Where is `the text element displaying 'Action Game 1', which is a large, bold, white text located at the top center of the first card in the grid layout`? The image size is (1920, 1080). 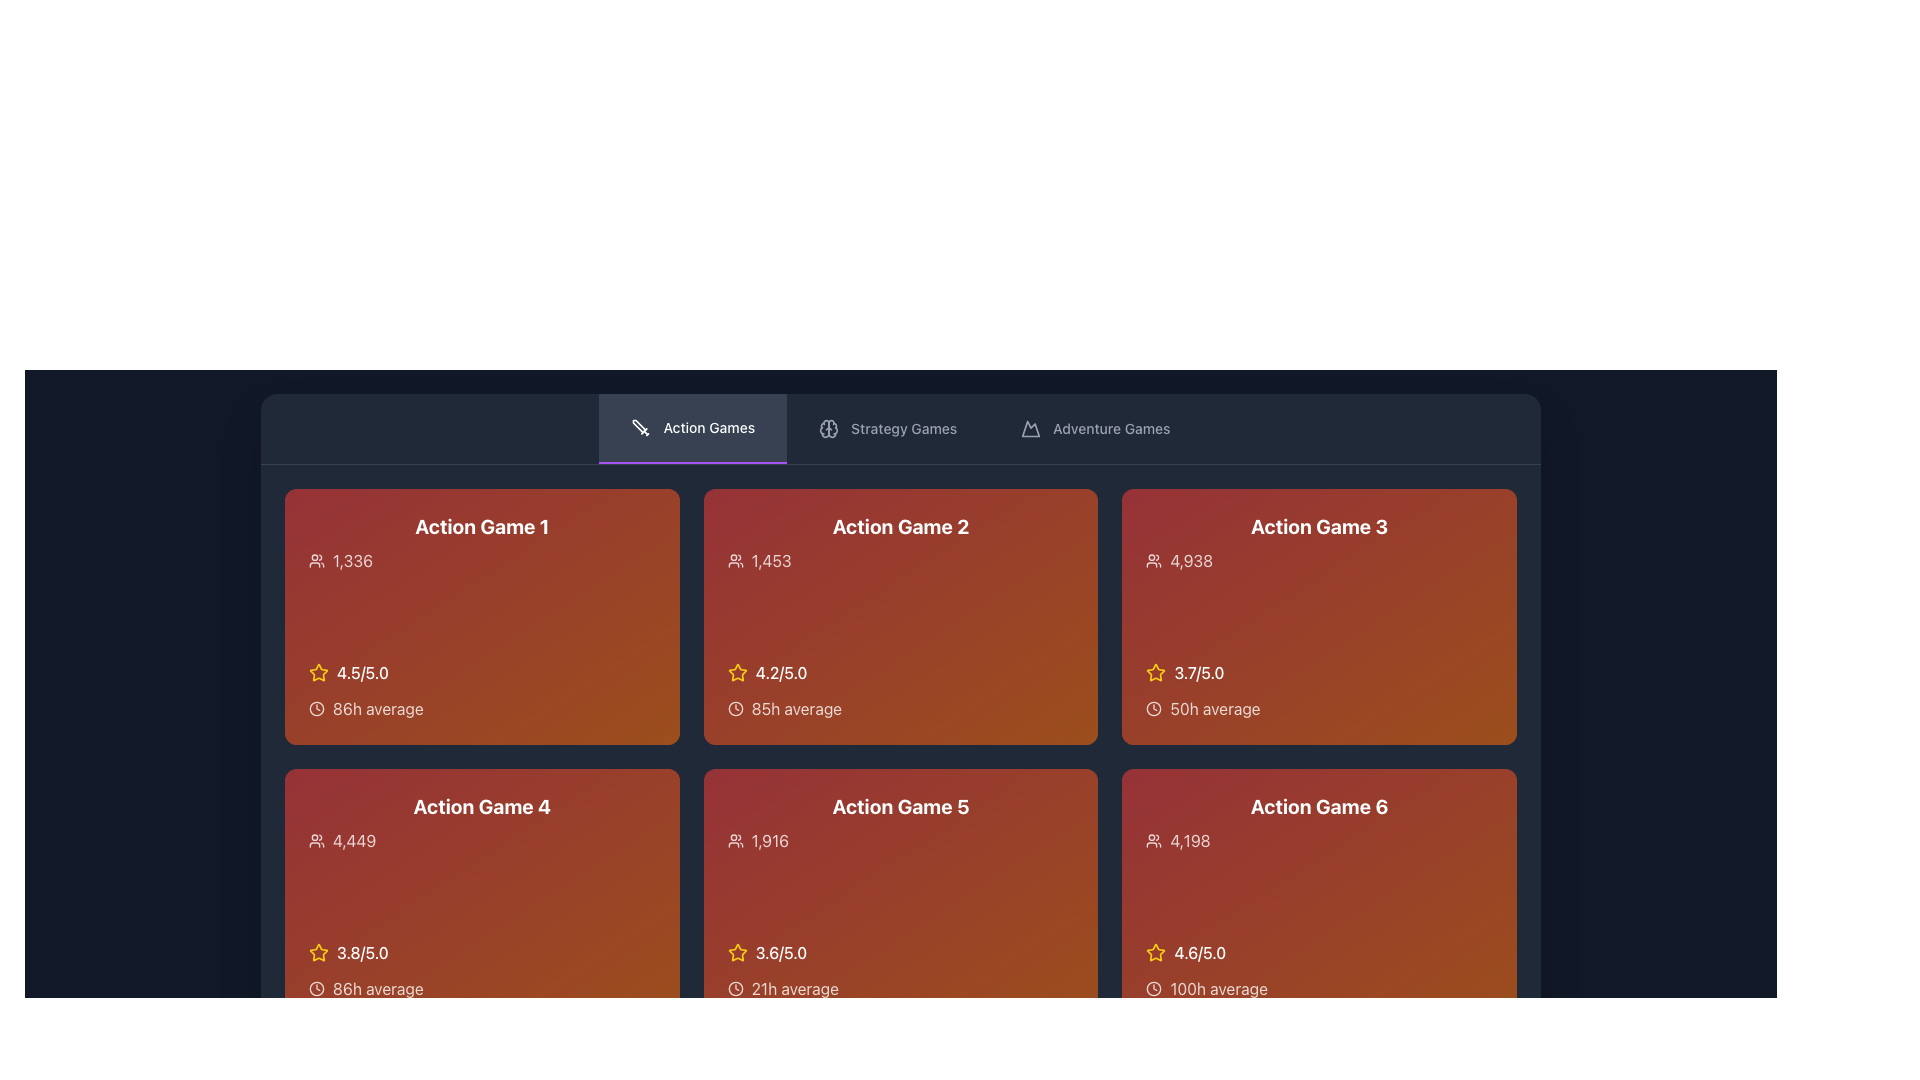 the text element displaying 'Action Game 1', which is a large, bold, white text located at the top center of the first card in the grid layout is located at coordinates (482, 526).